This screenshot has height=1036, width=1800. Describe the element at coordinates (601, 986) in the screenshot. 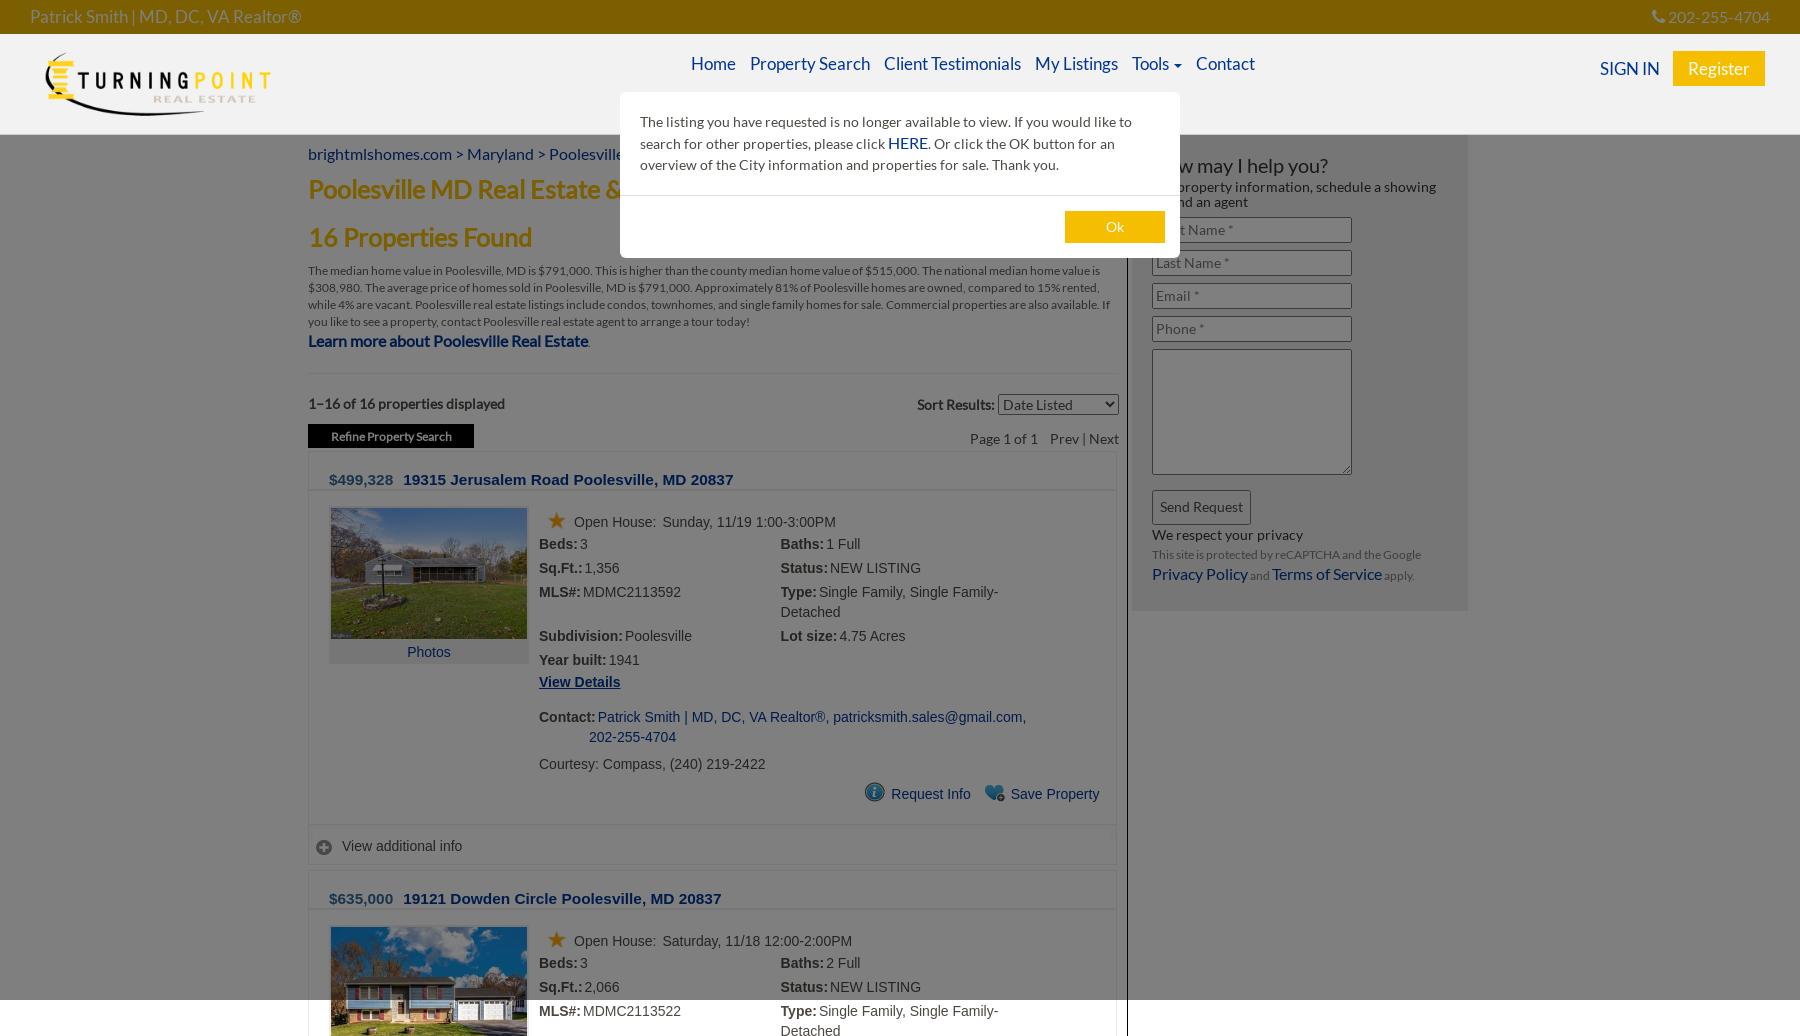

I see `'2,066'` at that location.